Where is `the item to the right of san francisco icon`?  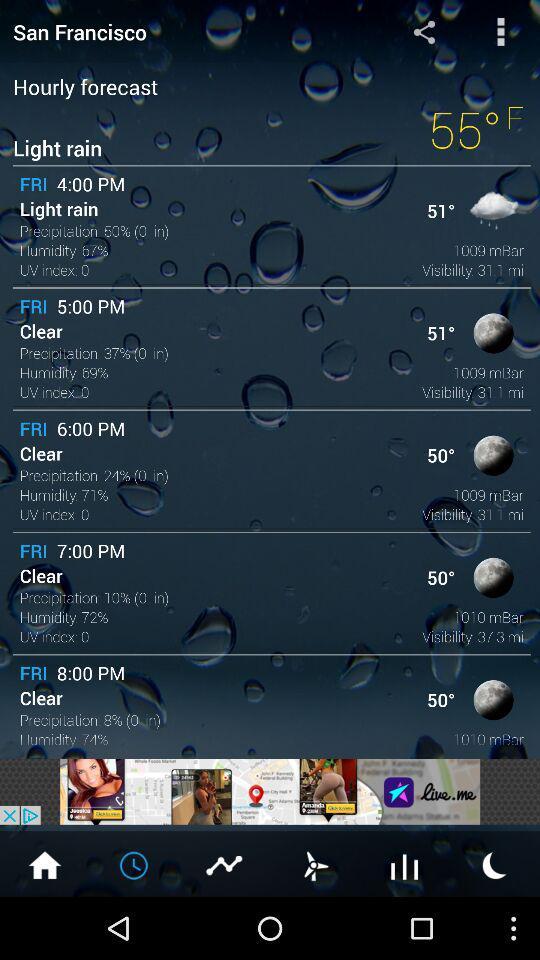
the item to the right of san francisco icon is located at coordinates (423, 30).